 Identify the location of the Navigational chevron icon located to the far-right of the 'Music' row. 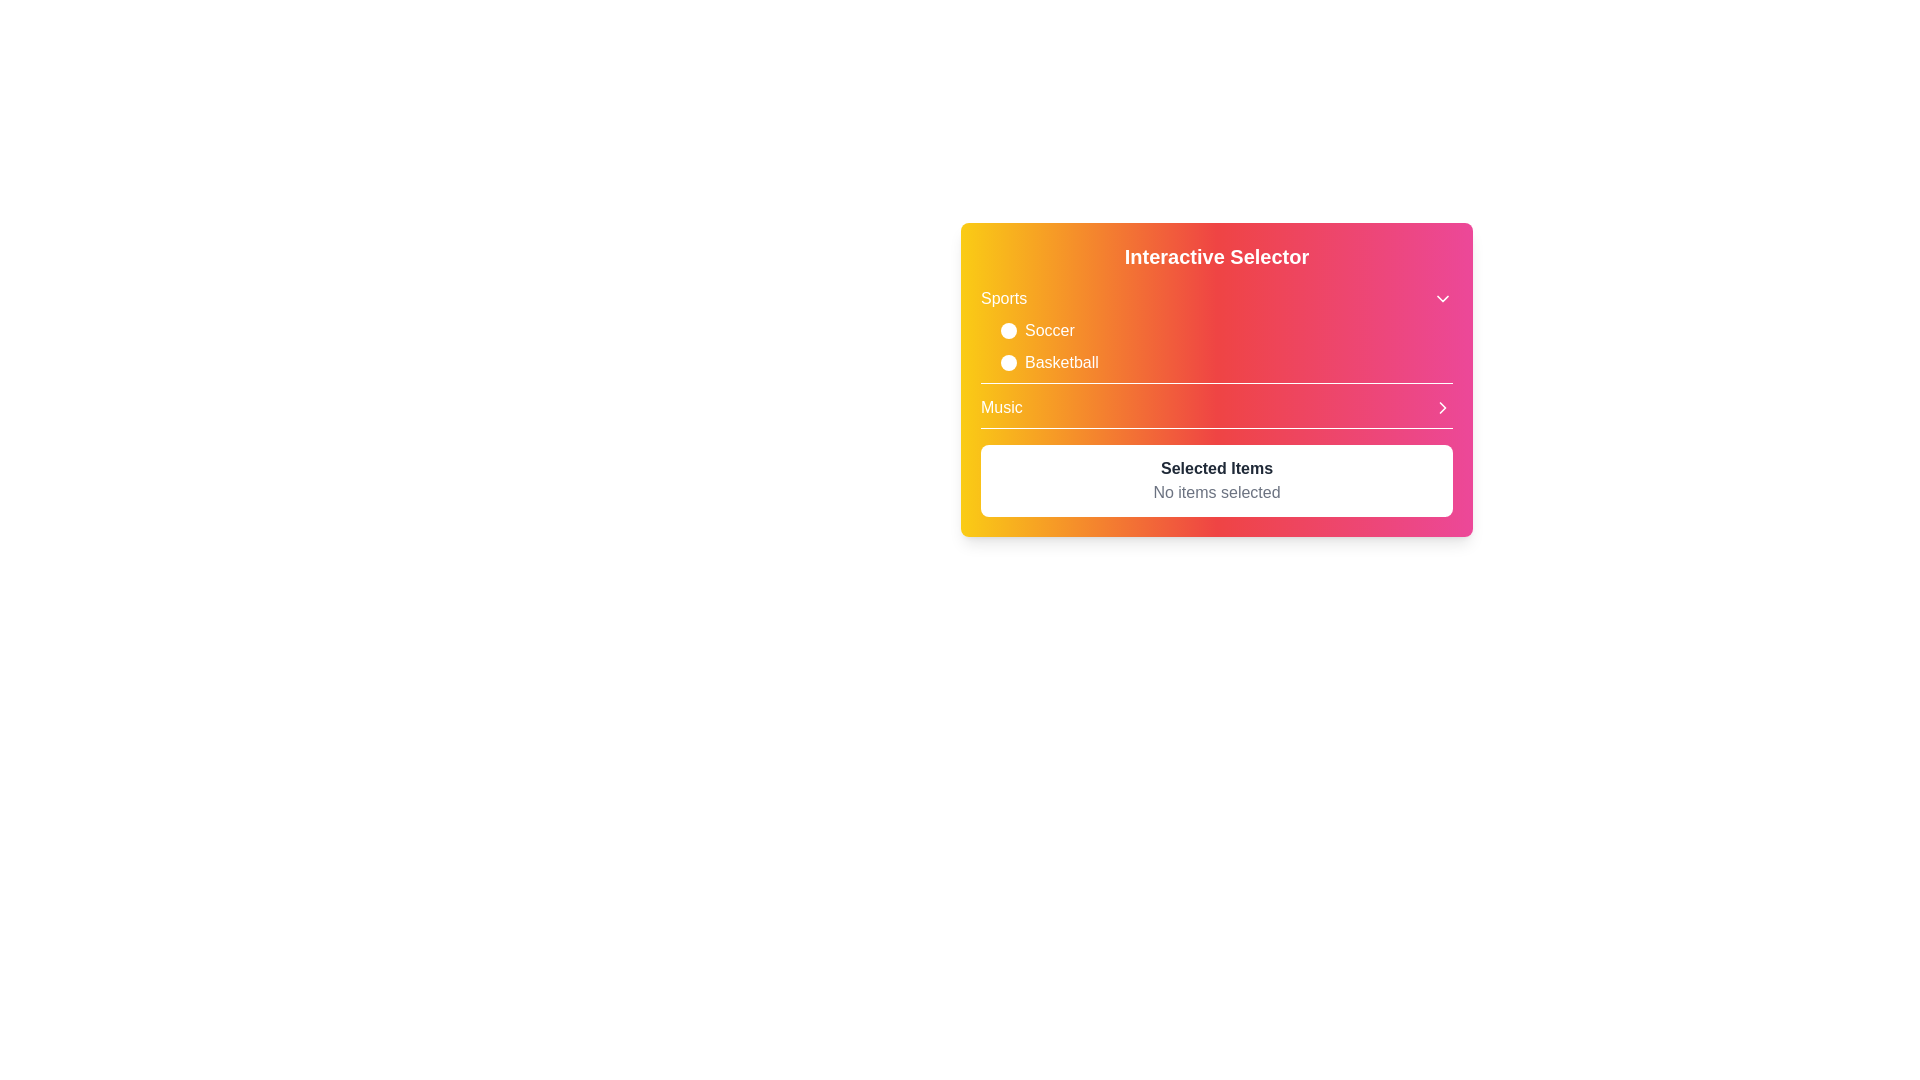
(1443, 407).